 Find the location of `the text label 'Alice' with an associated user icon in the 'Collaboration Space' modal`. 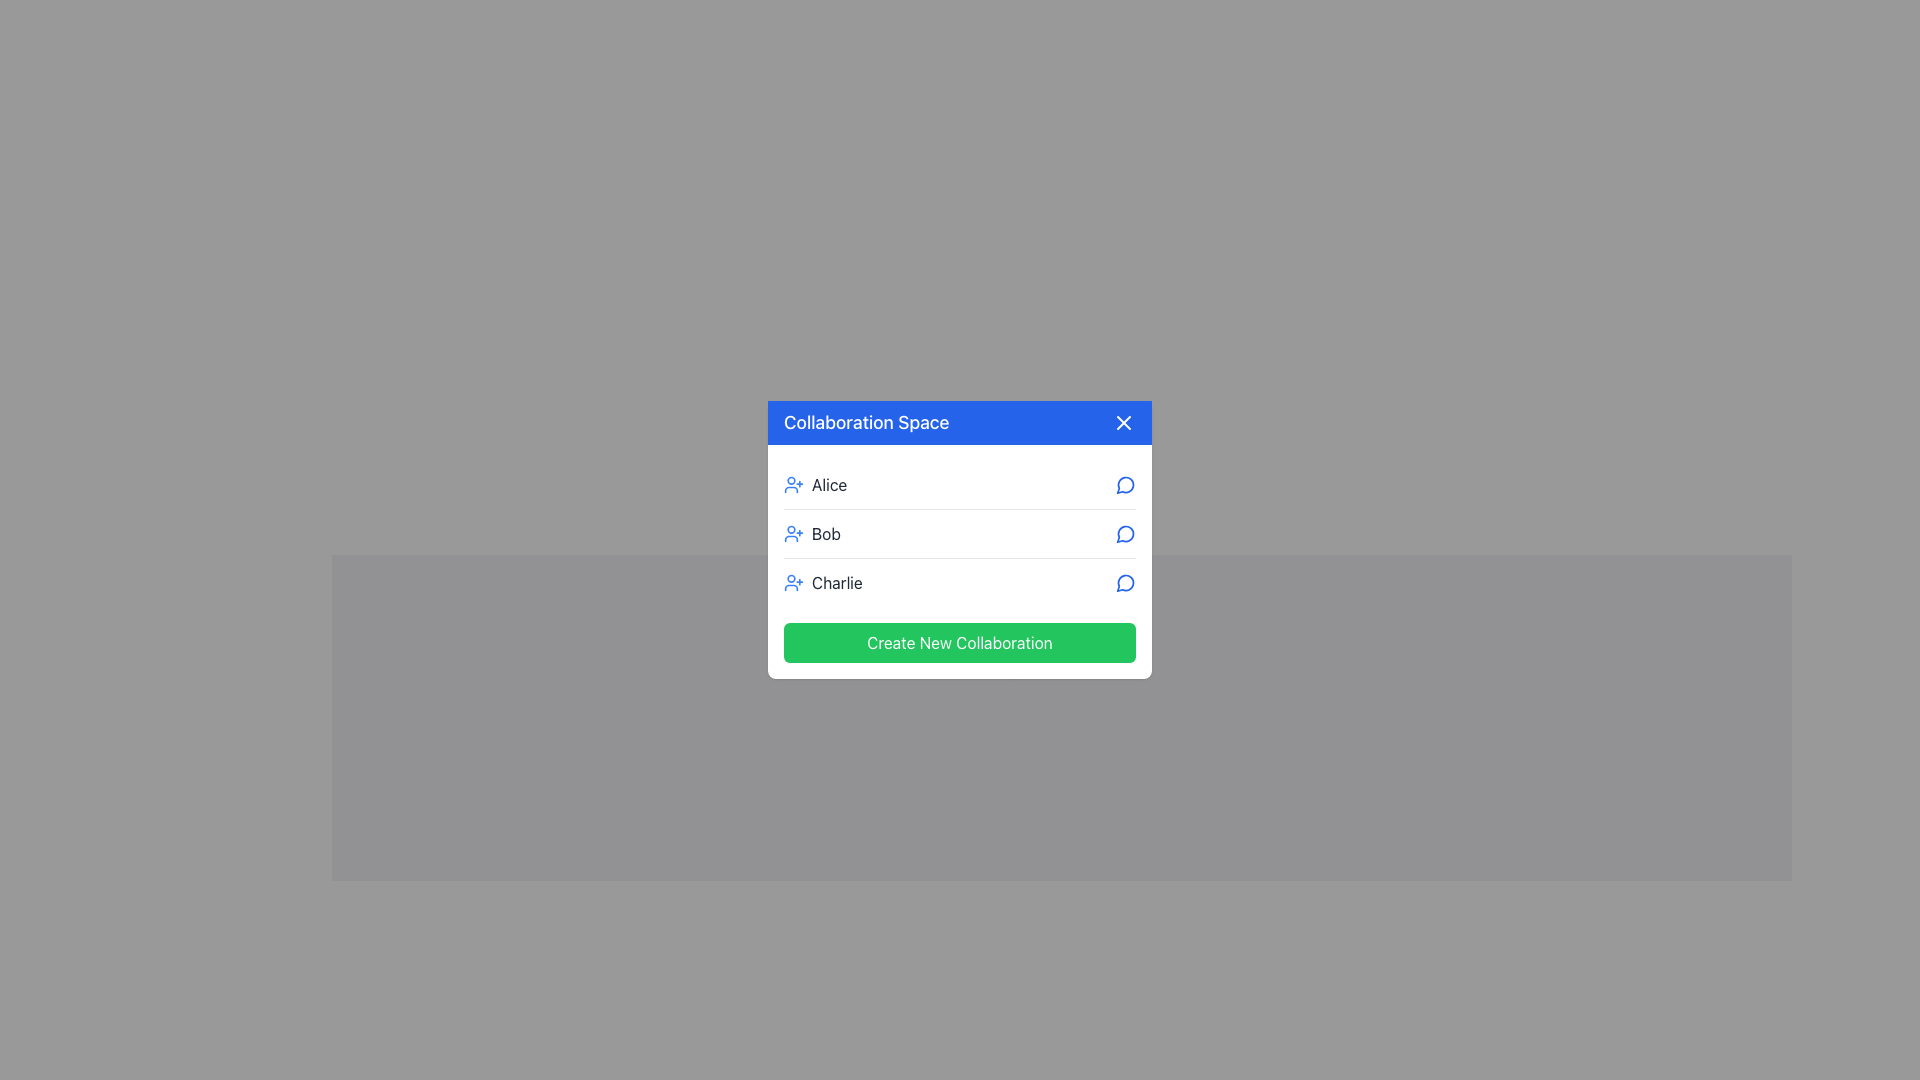

the text label 'Alice' with an associated user icon in the 'Collaboration Space' modal is located at coordinates (815, 485).